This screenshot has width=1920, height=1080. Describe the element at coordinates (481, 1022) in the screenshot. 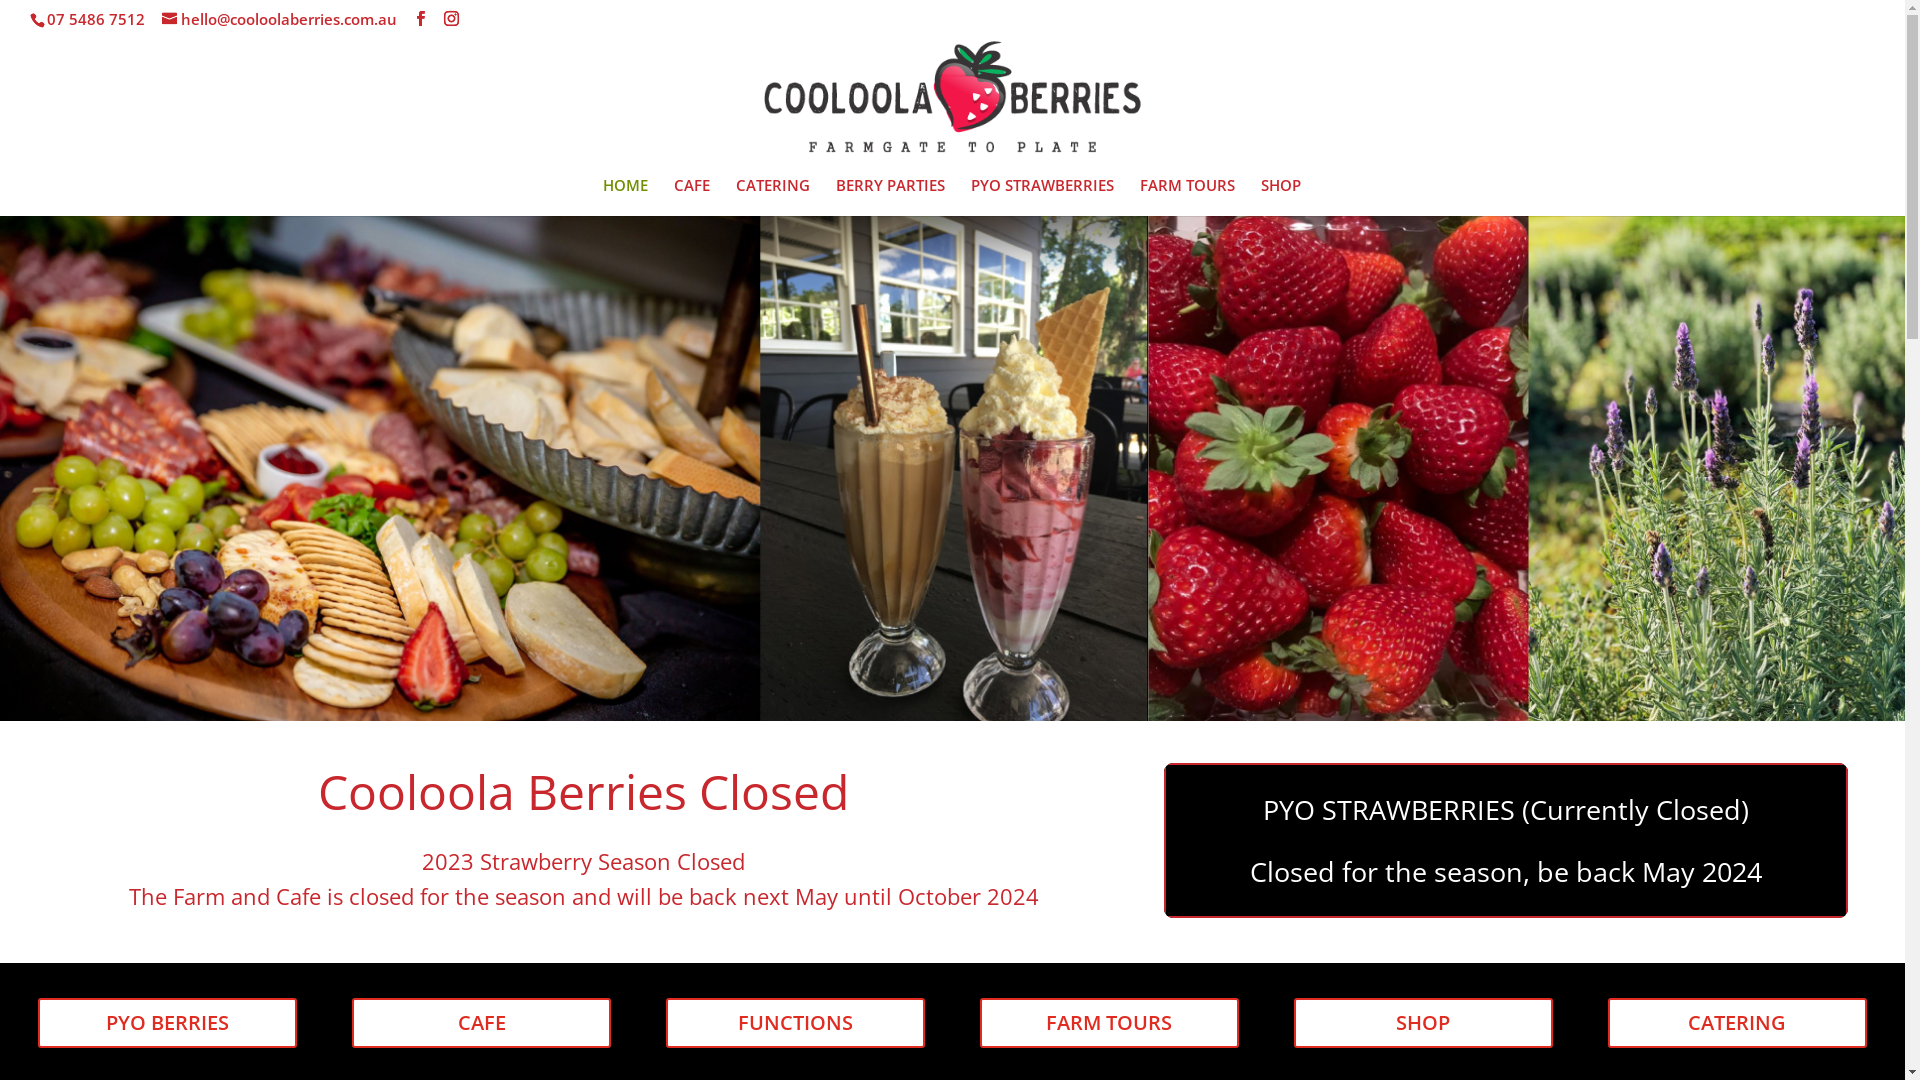

I see `'CAFE'` at that location.